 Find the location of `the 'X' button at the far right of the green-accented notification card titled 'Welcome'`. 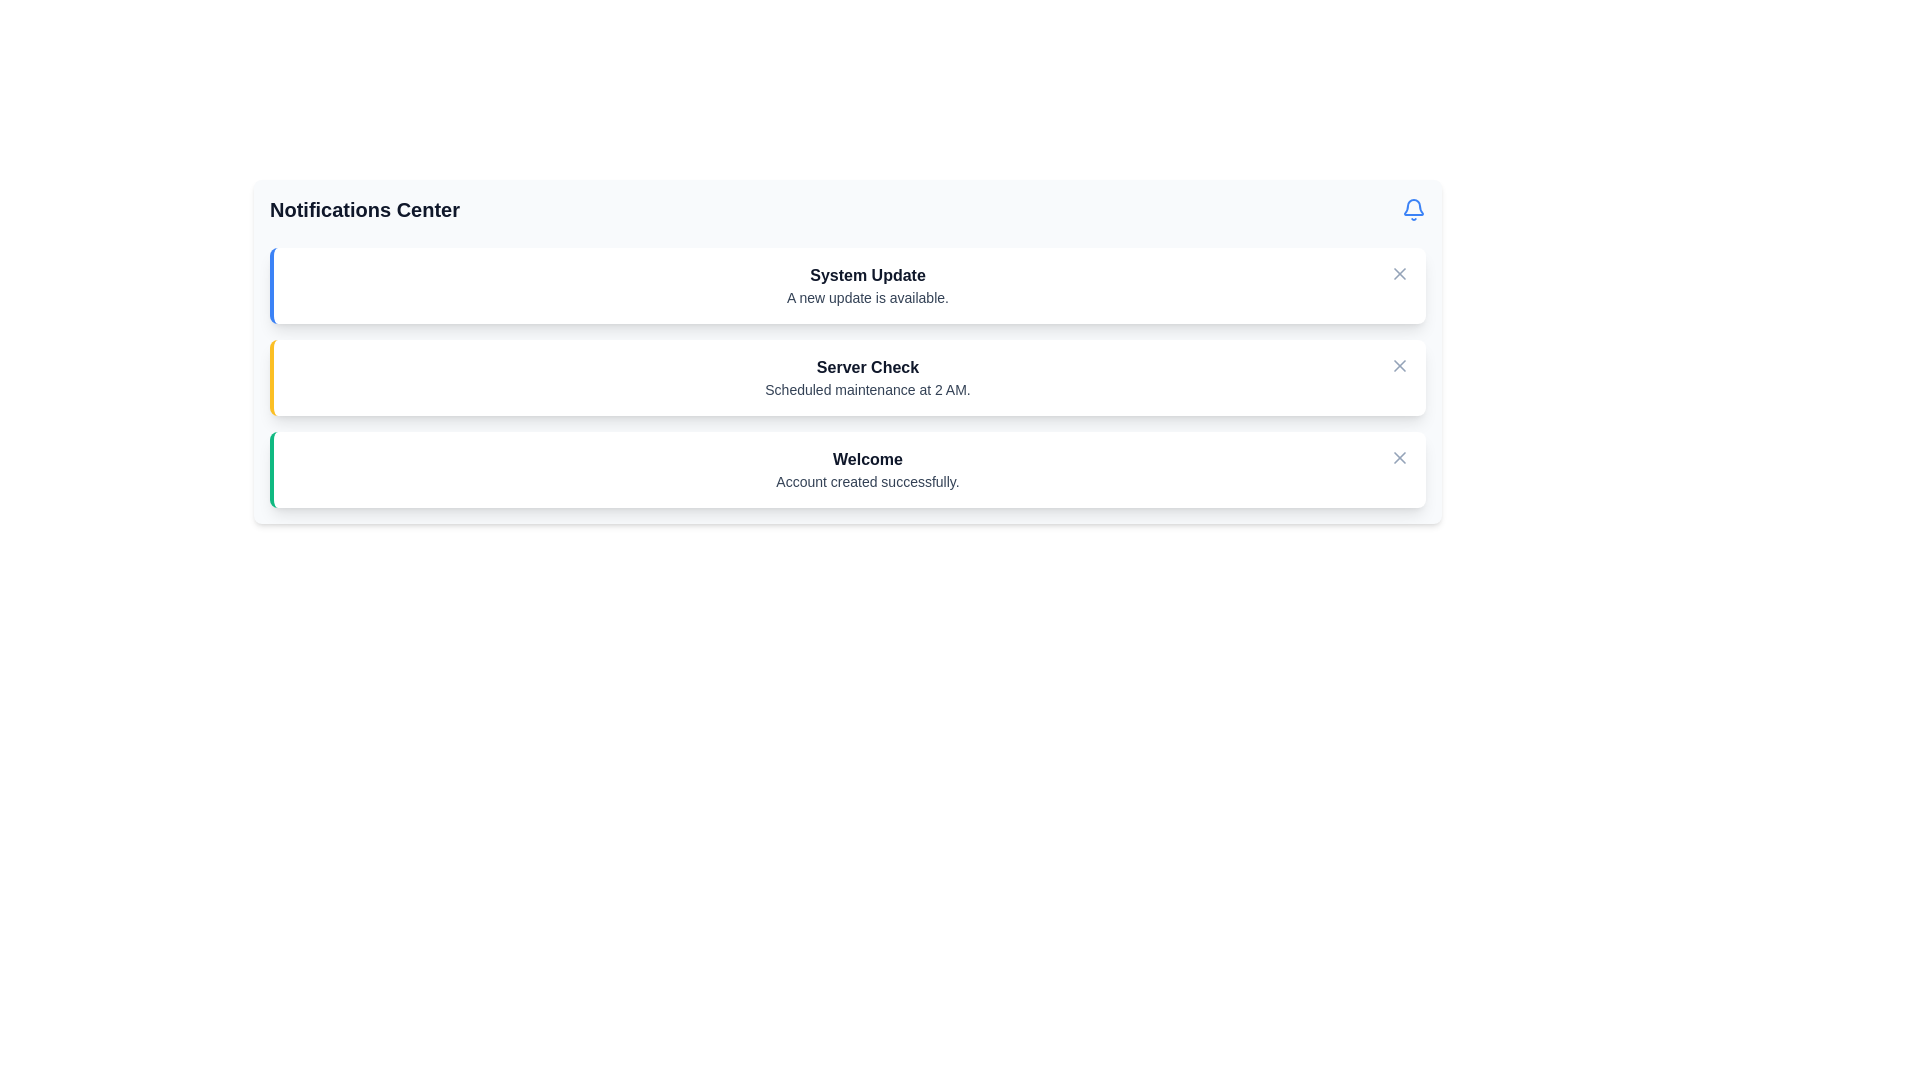

the 'X' button at the far right of the green-accented notification card titled 'Welcome' is located at coordinates (1399, 458).